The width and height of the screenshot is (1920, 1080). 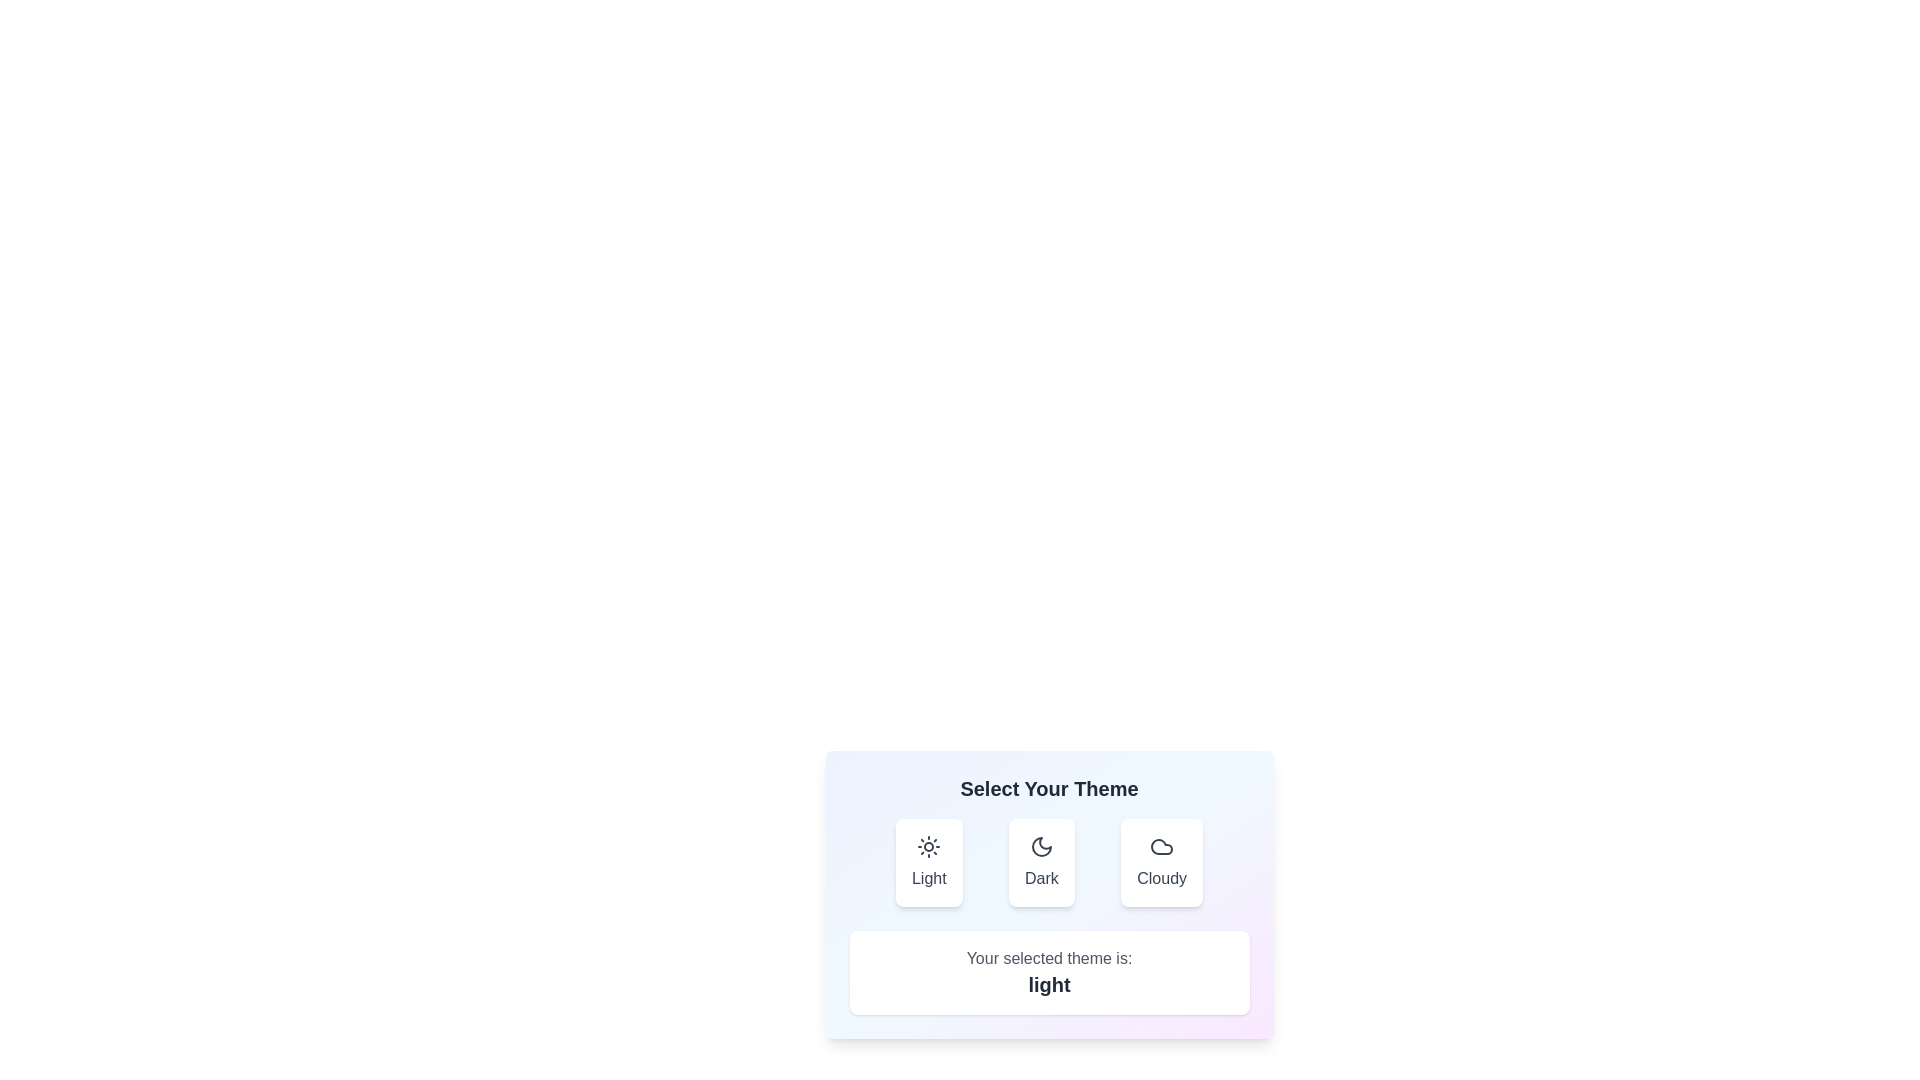 What do you see at coordinates (1048, 788) in the screenshot?
I see `the title text element that indicates the purpose of the interface for selecting a visual theme, located at the top of its containing card interface` at bounding box center [1048, 788].